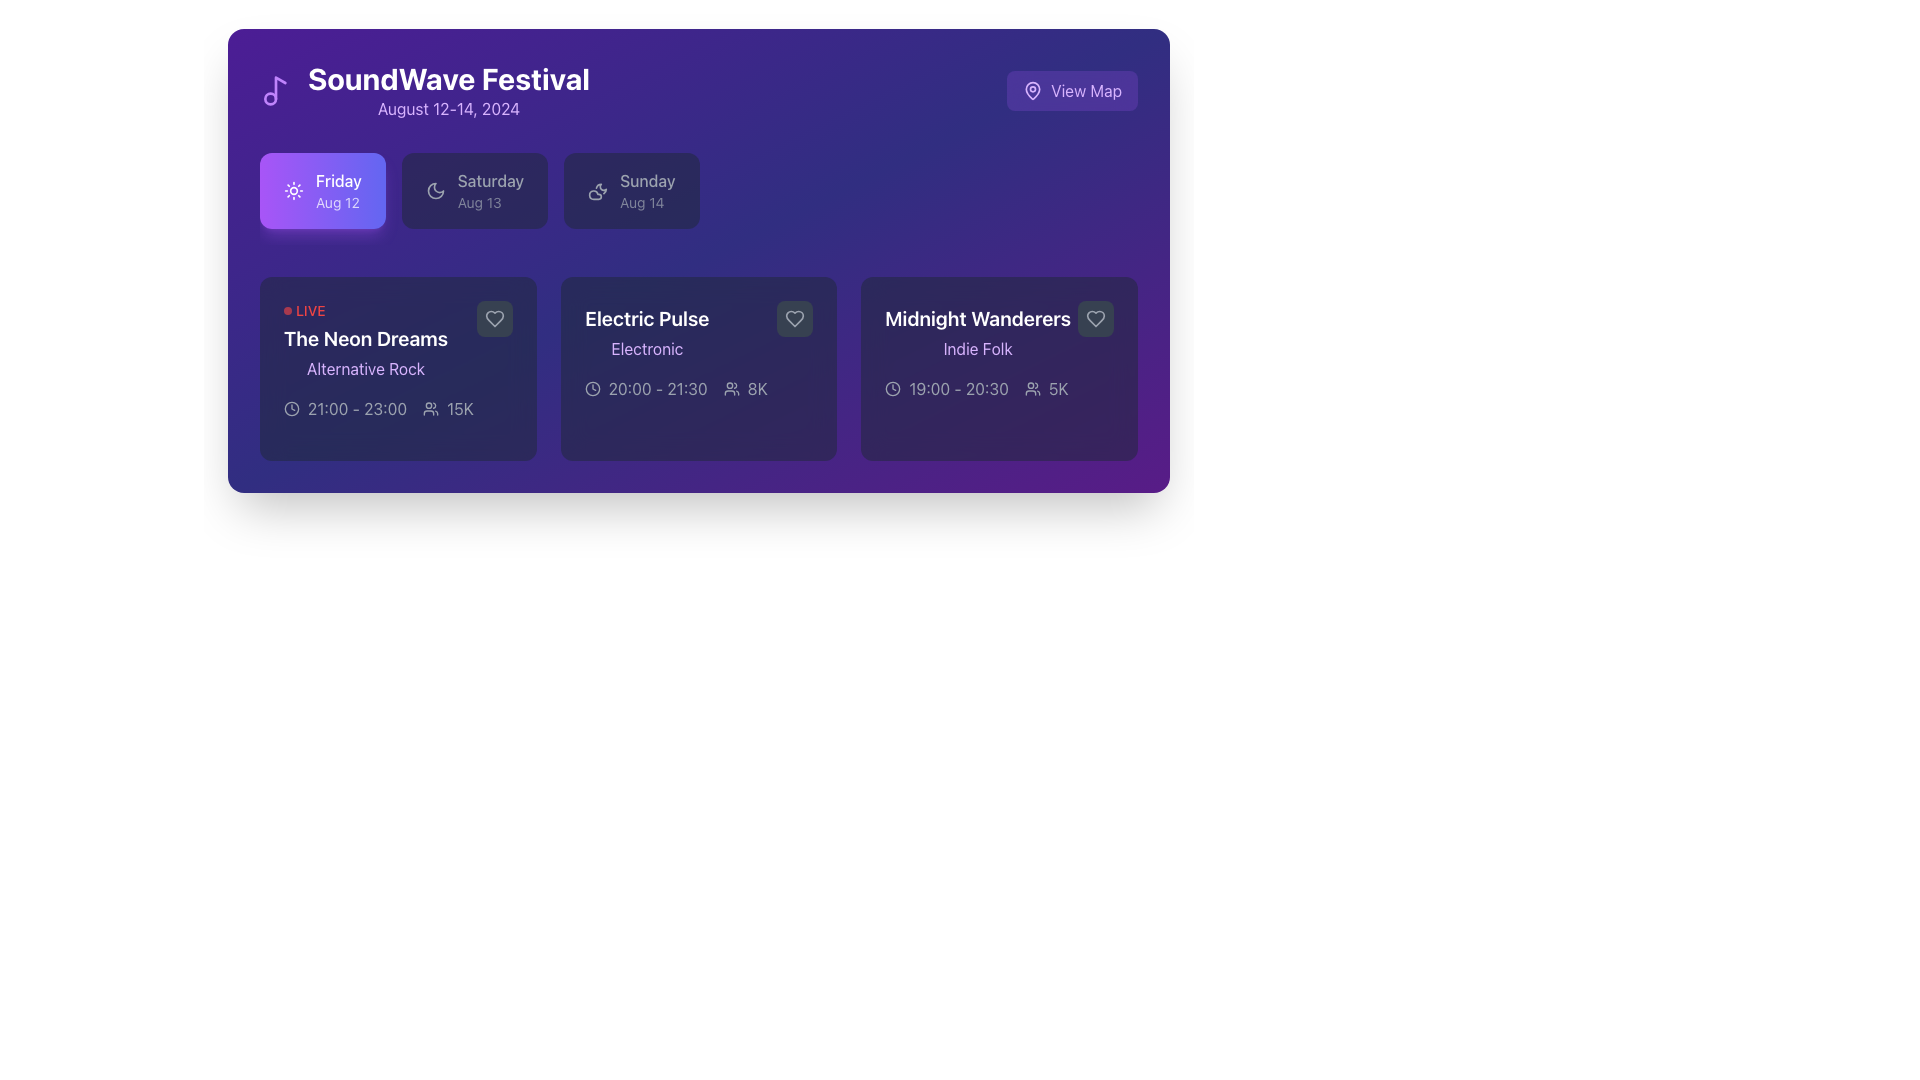  I want to click on the 'View Map' button located at the top-right corner of the festival schedule, so click(1085, 91).